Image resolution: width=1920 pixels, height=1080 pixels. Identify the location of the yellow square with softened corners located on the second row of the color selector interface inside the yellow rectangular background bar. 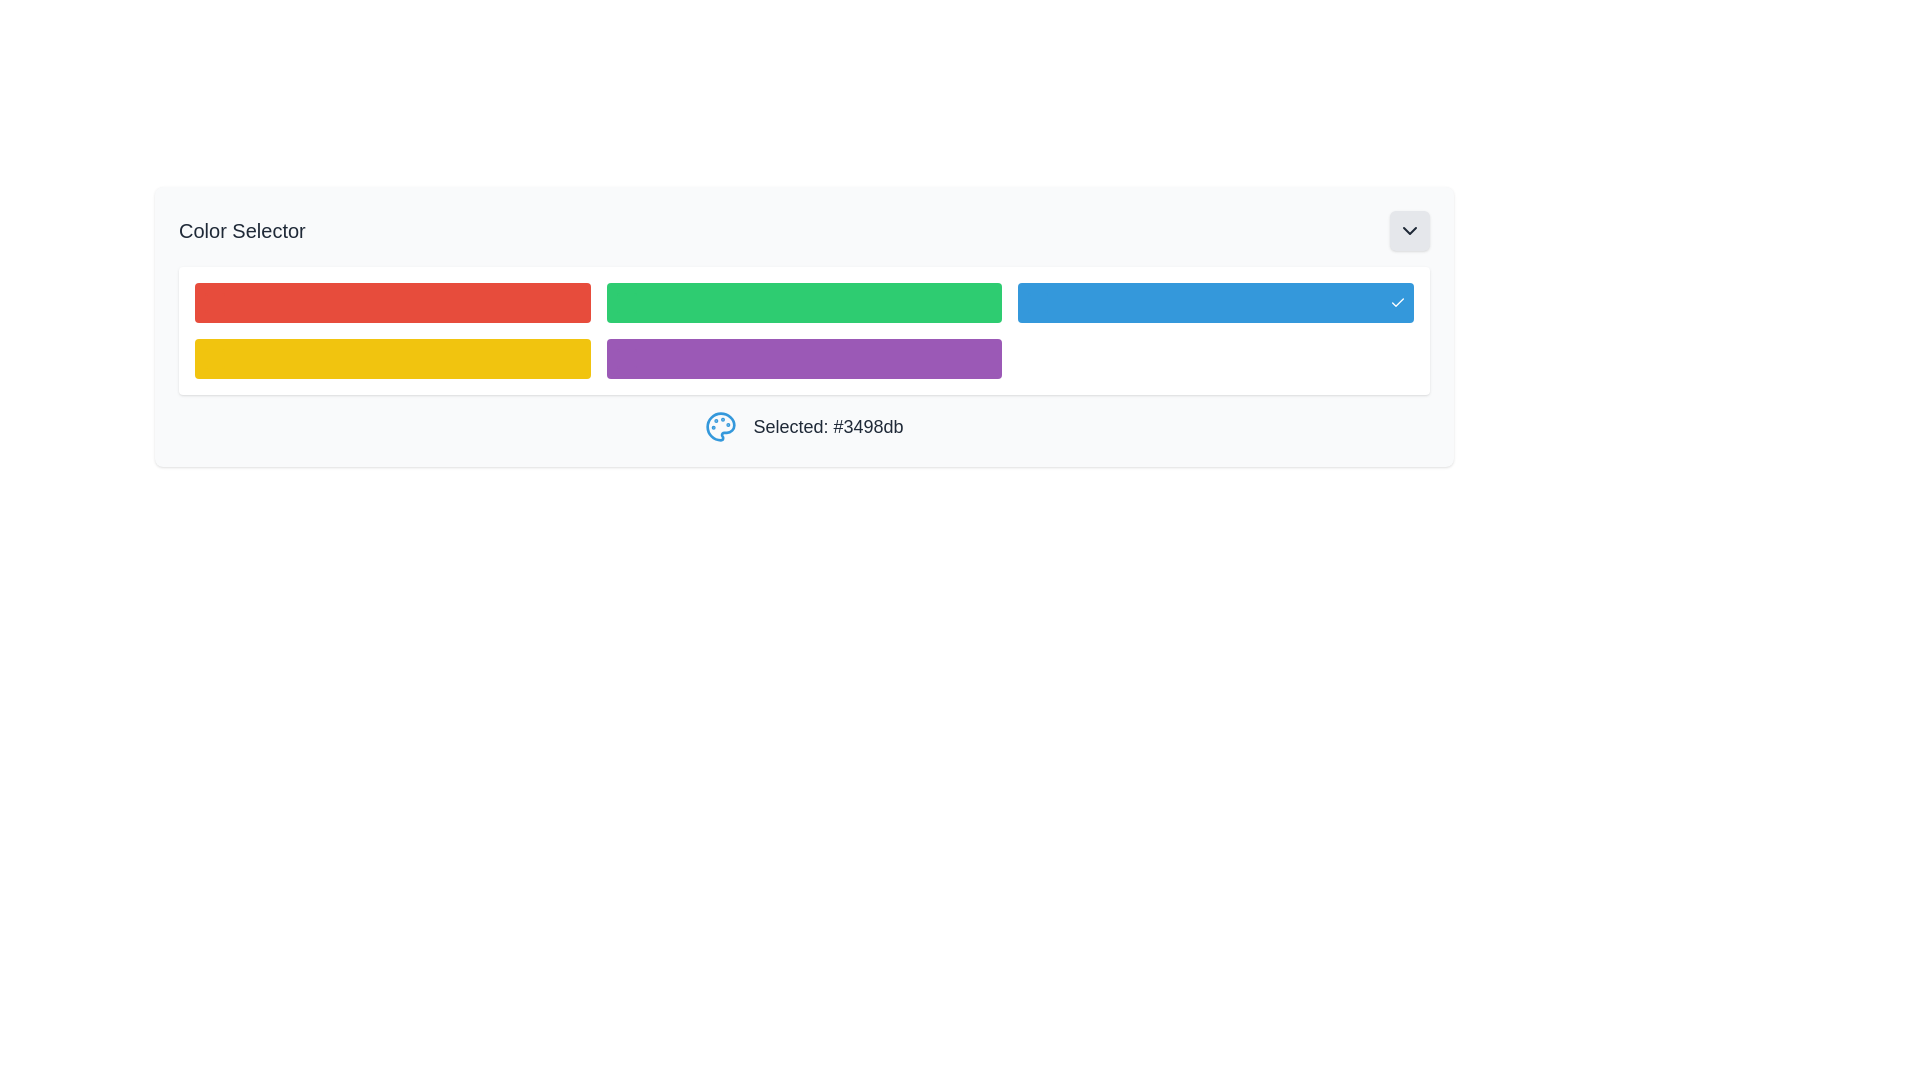
(215, 357).